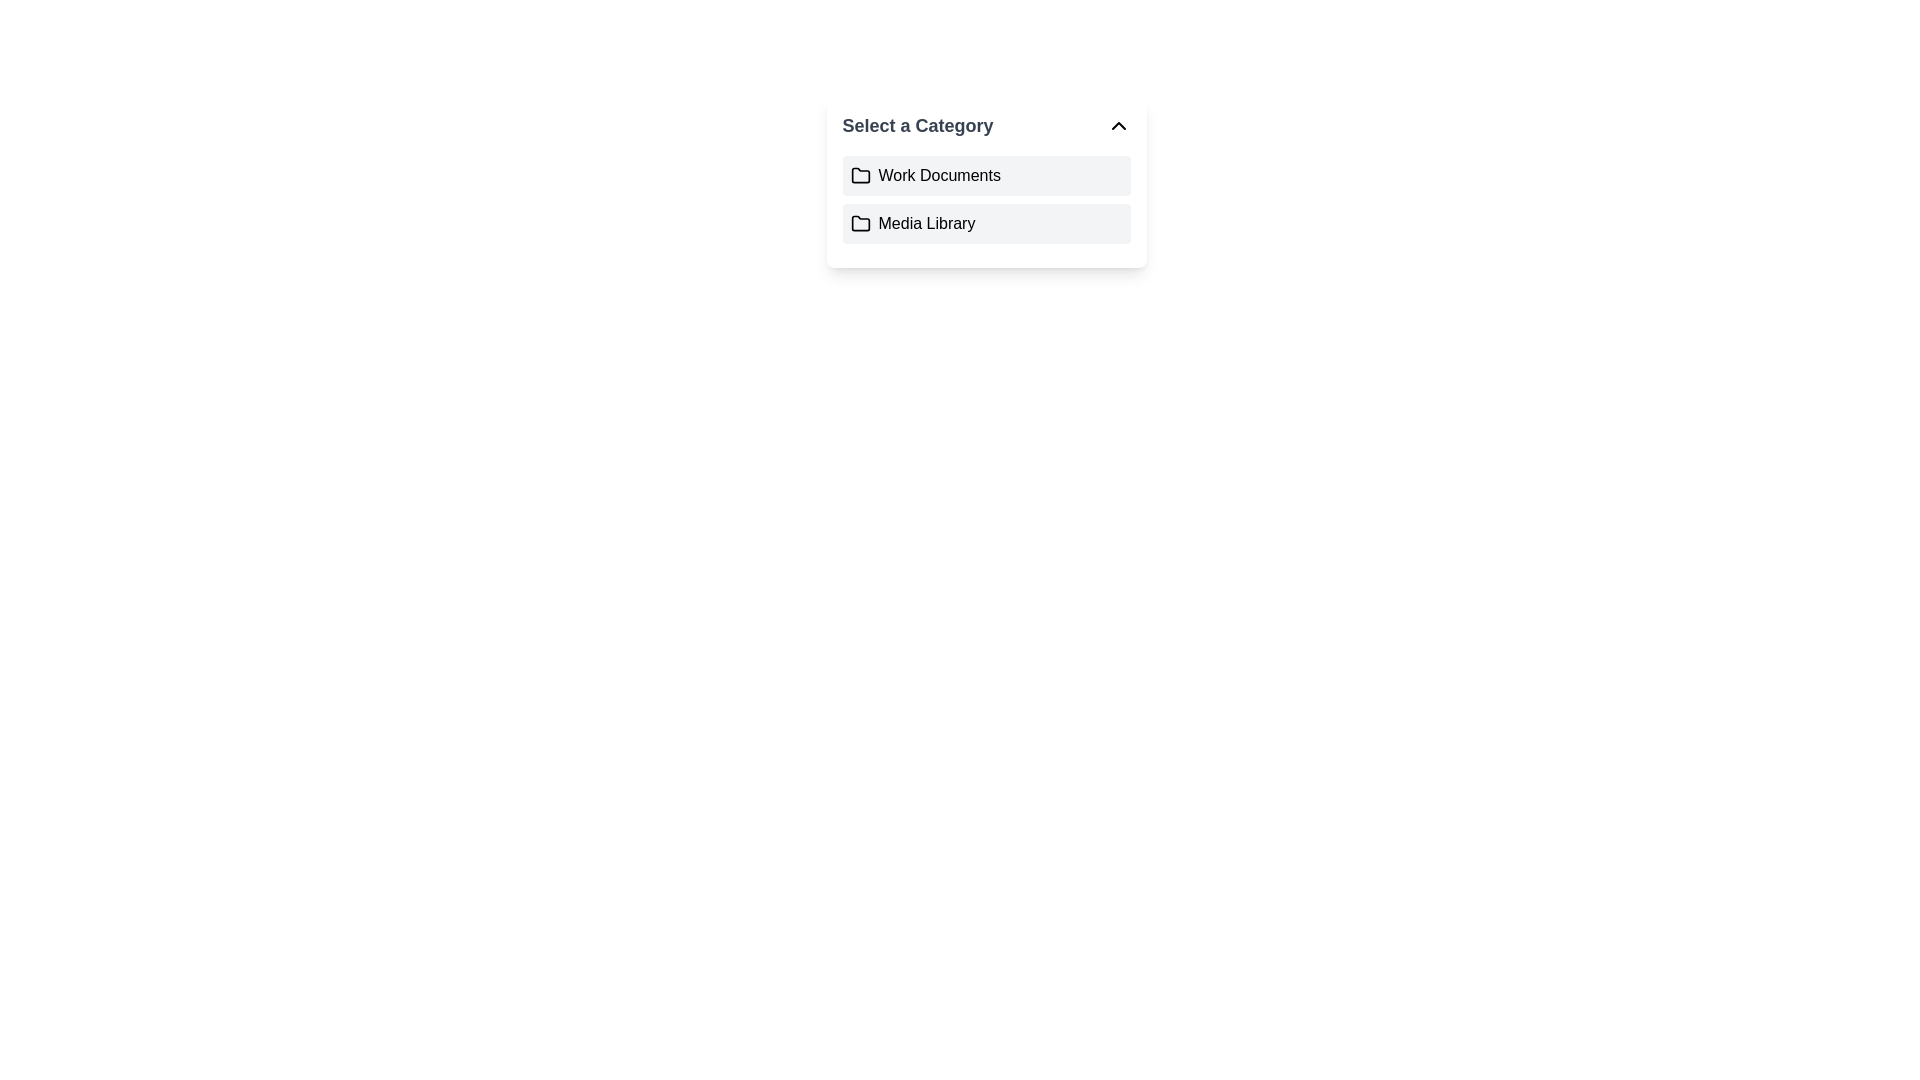  I want to click on the chevron icon located at the right end of the 'Select a Category' header, so click(1117, 126).